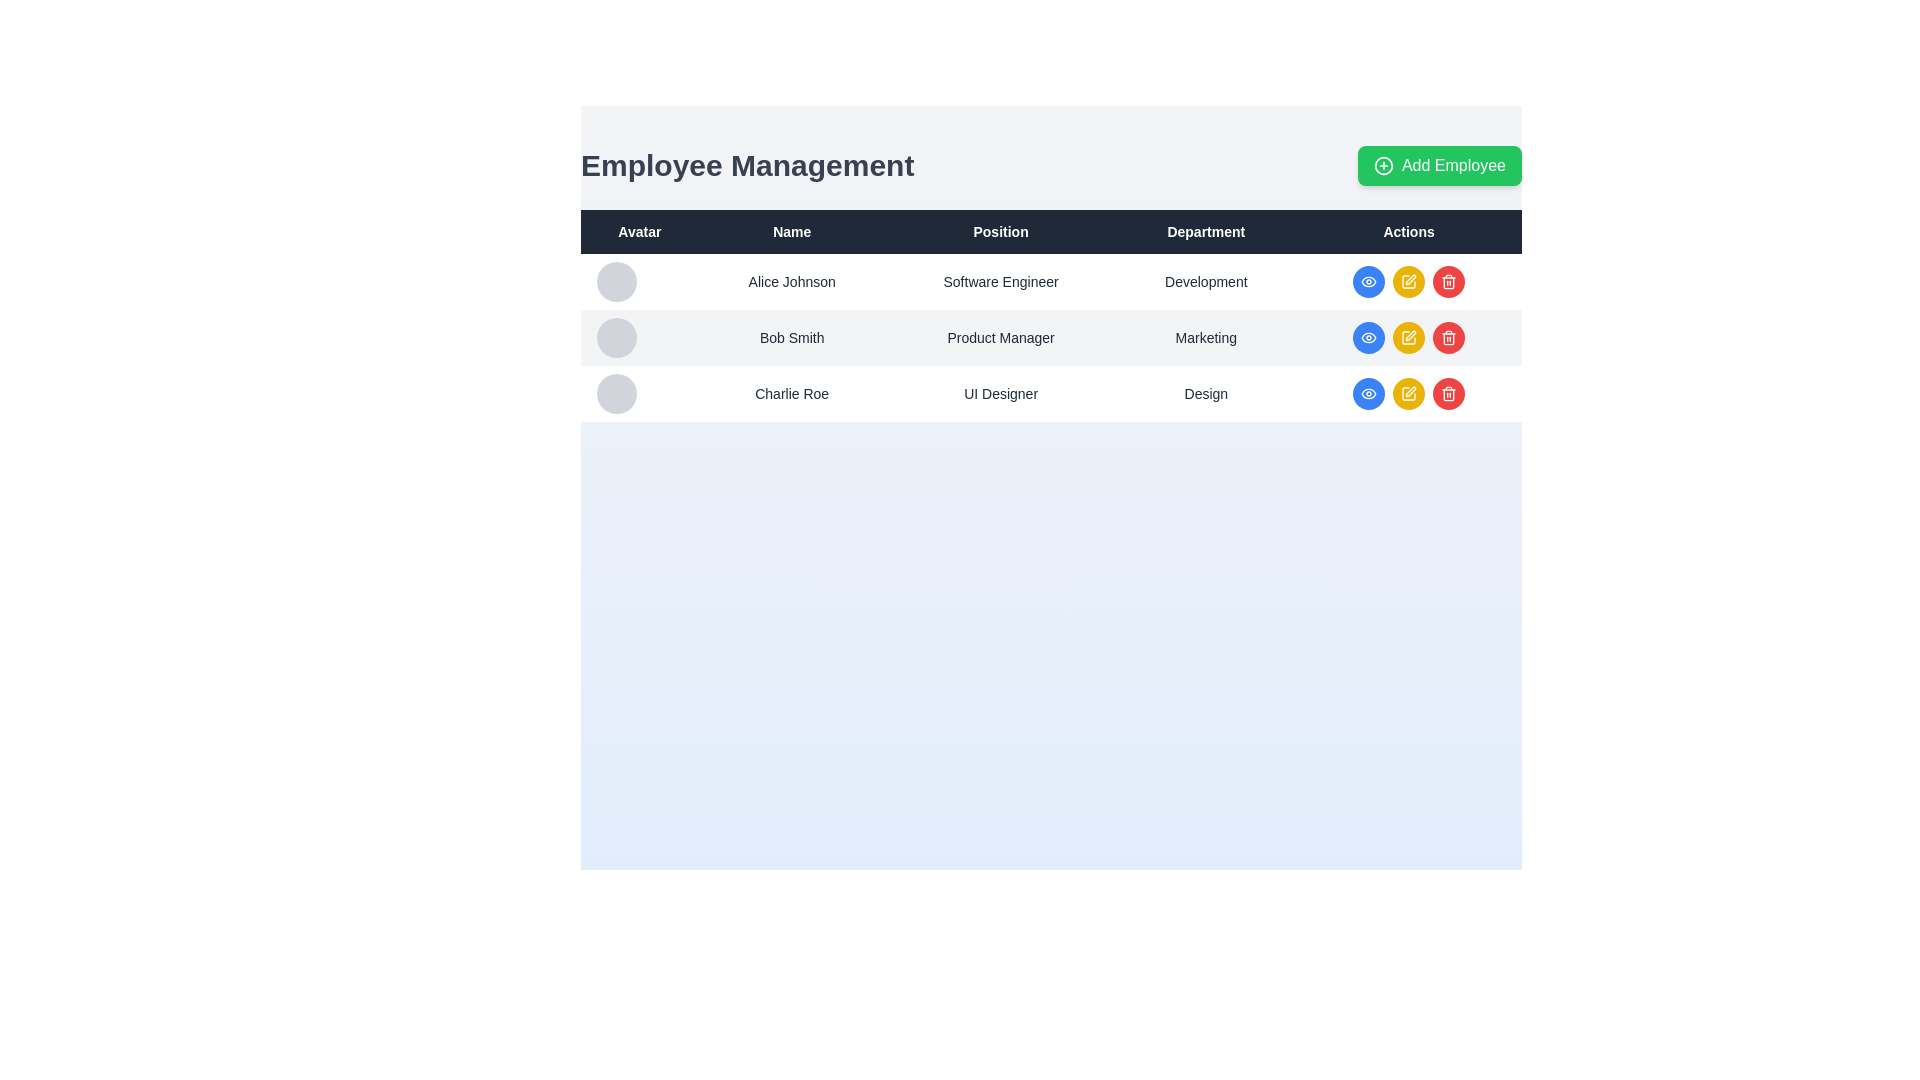 This screenshot has width=1920, height=1080. I want to click on the text element displaying 'Bob Smith' in the second row of the table under the 'Name' column, so click(791, 337).